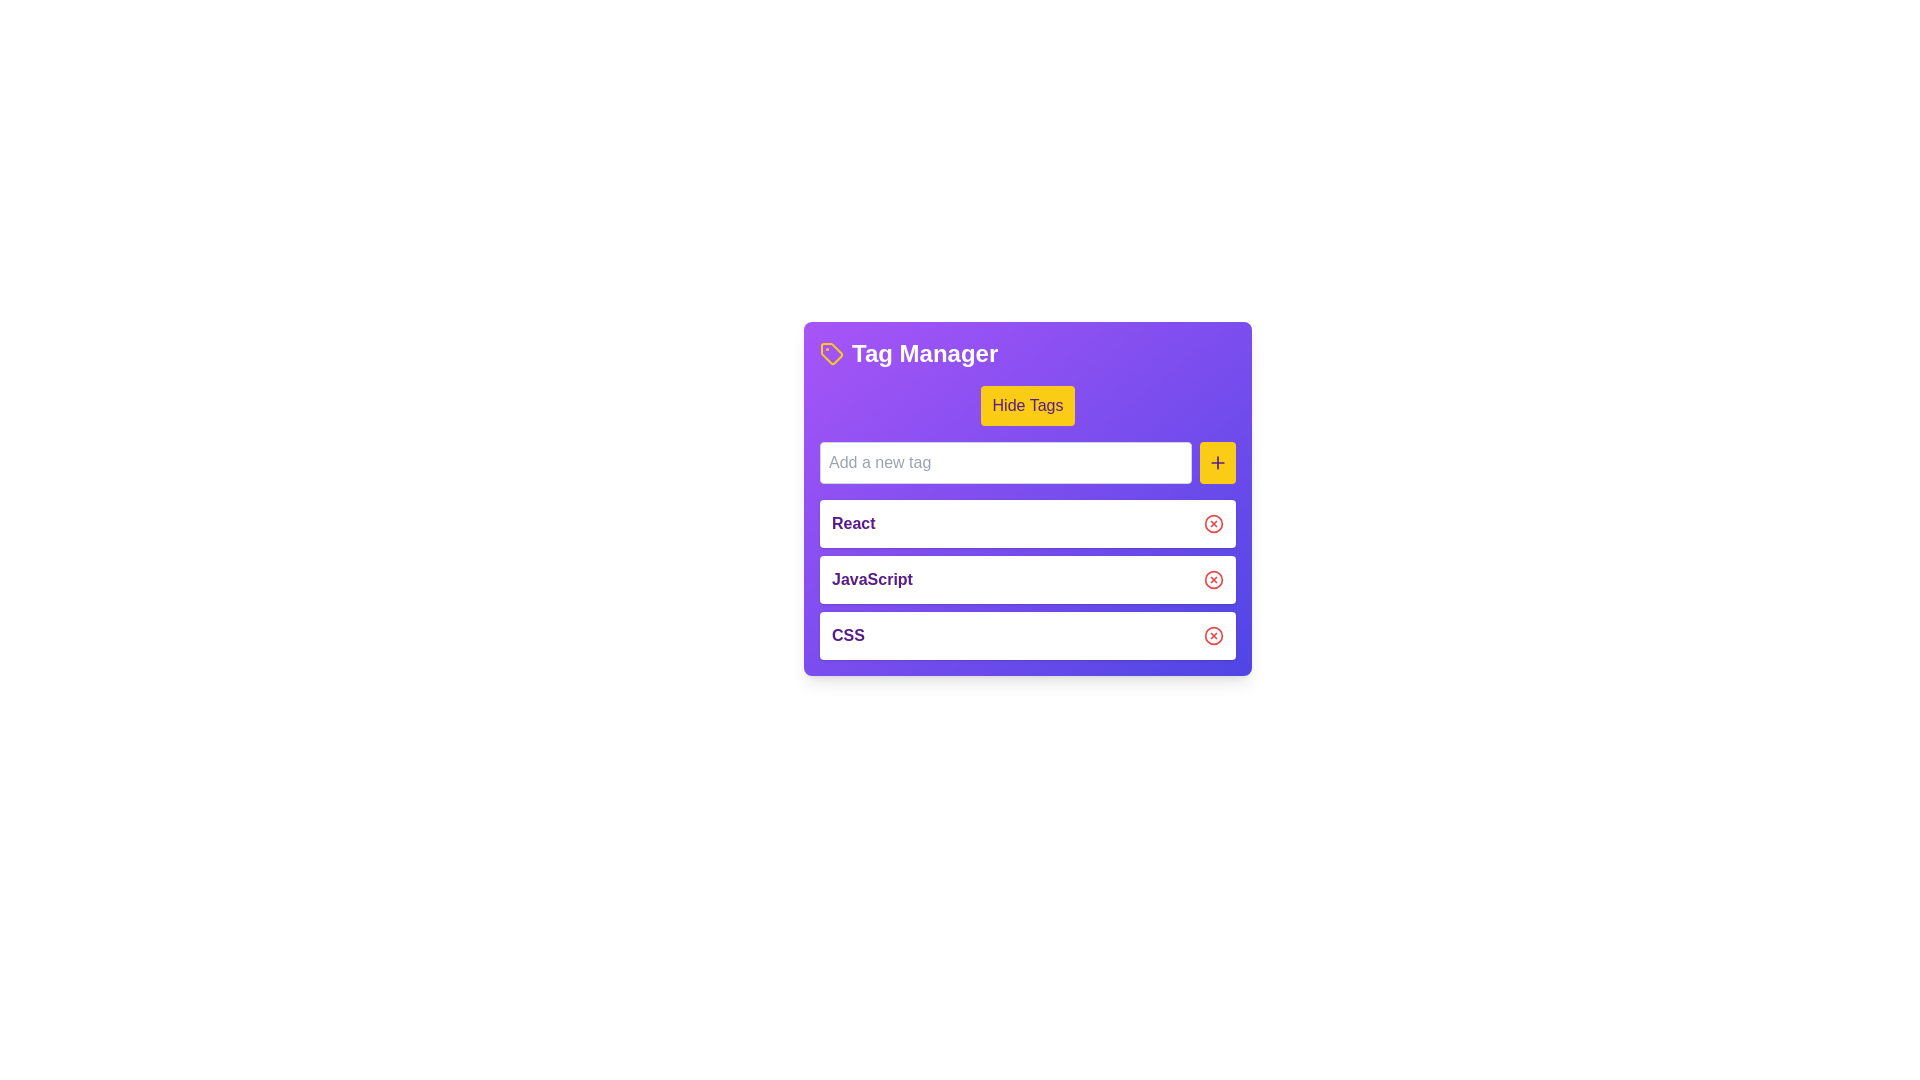  What do you see at coordinates (1217, 462) in the screenshot?
I see `the yellow rectangular button with a purple plus icon to observe the hover effect` at bounding box center [1217, 462].